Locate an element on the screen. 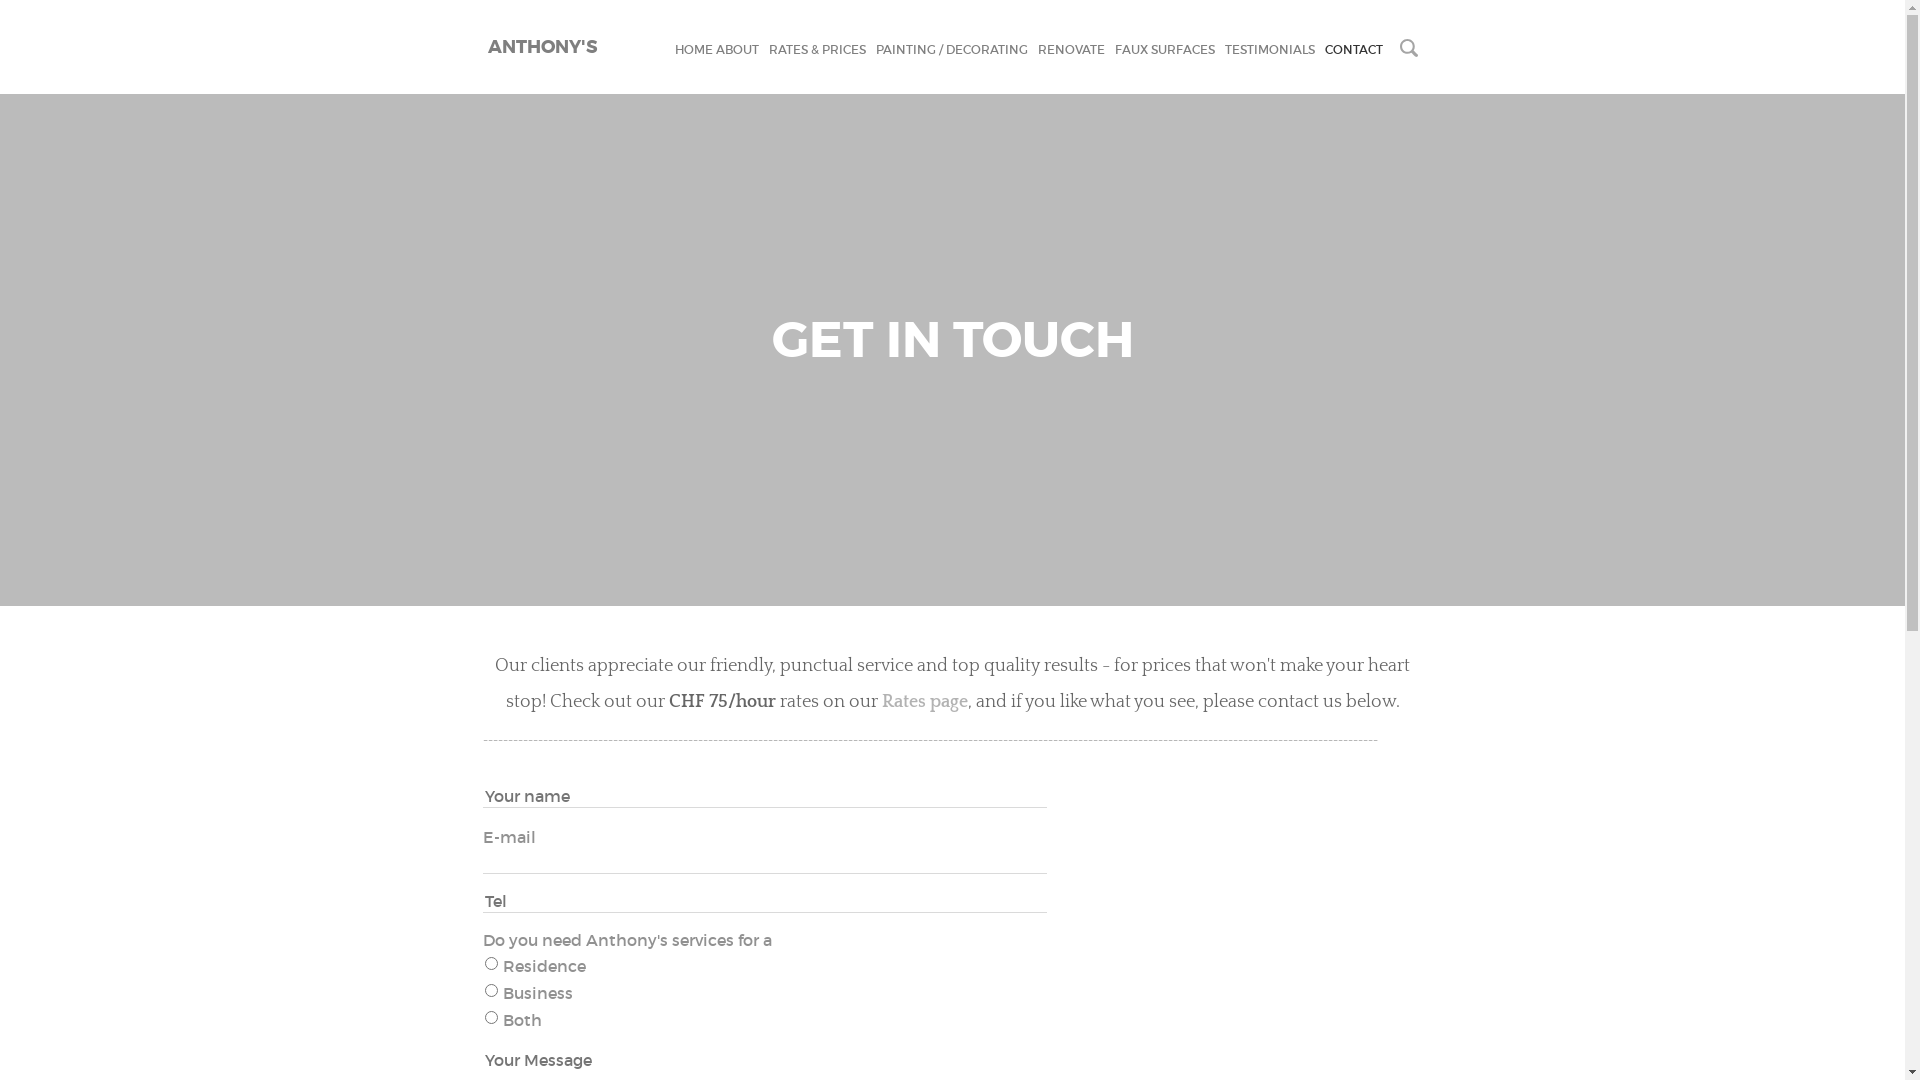 Image resolution: width=1920 pixels, height=1080 pixels. ' ANTHONY'S' is located at coordinates (481, 45).